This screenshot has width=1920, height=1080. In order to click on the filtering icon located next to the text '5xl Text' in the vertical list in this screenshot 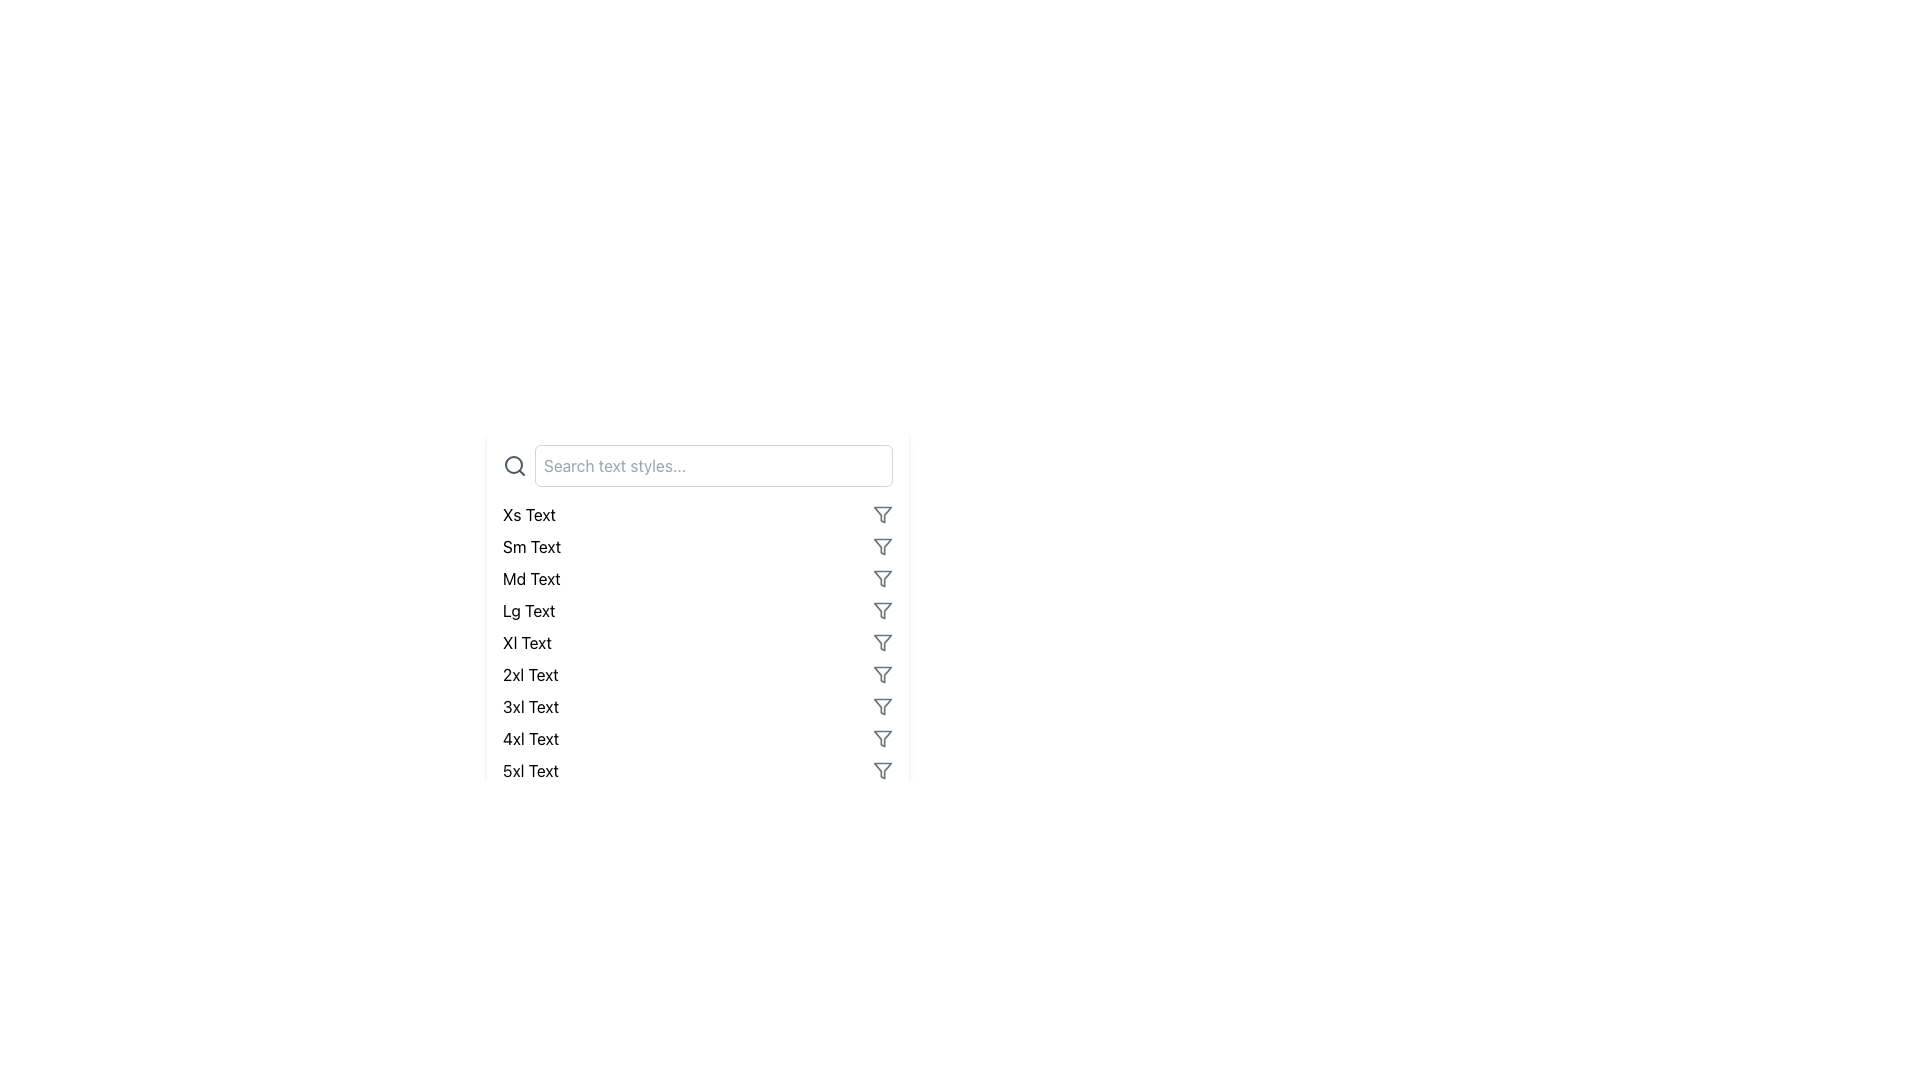, I will do `click(882, 770)`.